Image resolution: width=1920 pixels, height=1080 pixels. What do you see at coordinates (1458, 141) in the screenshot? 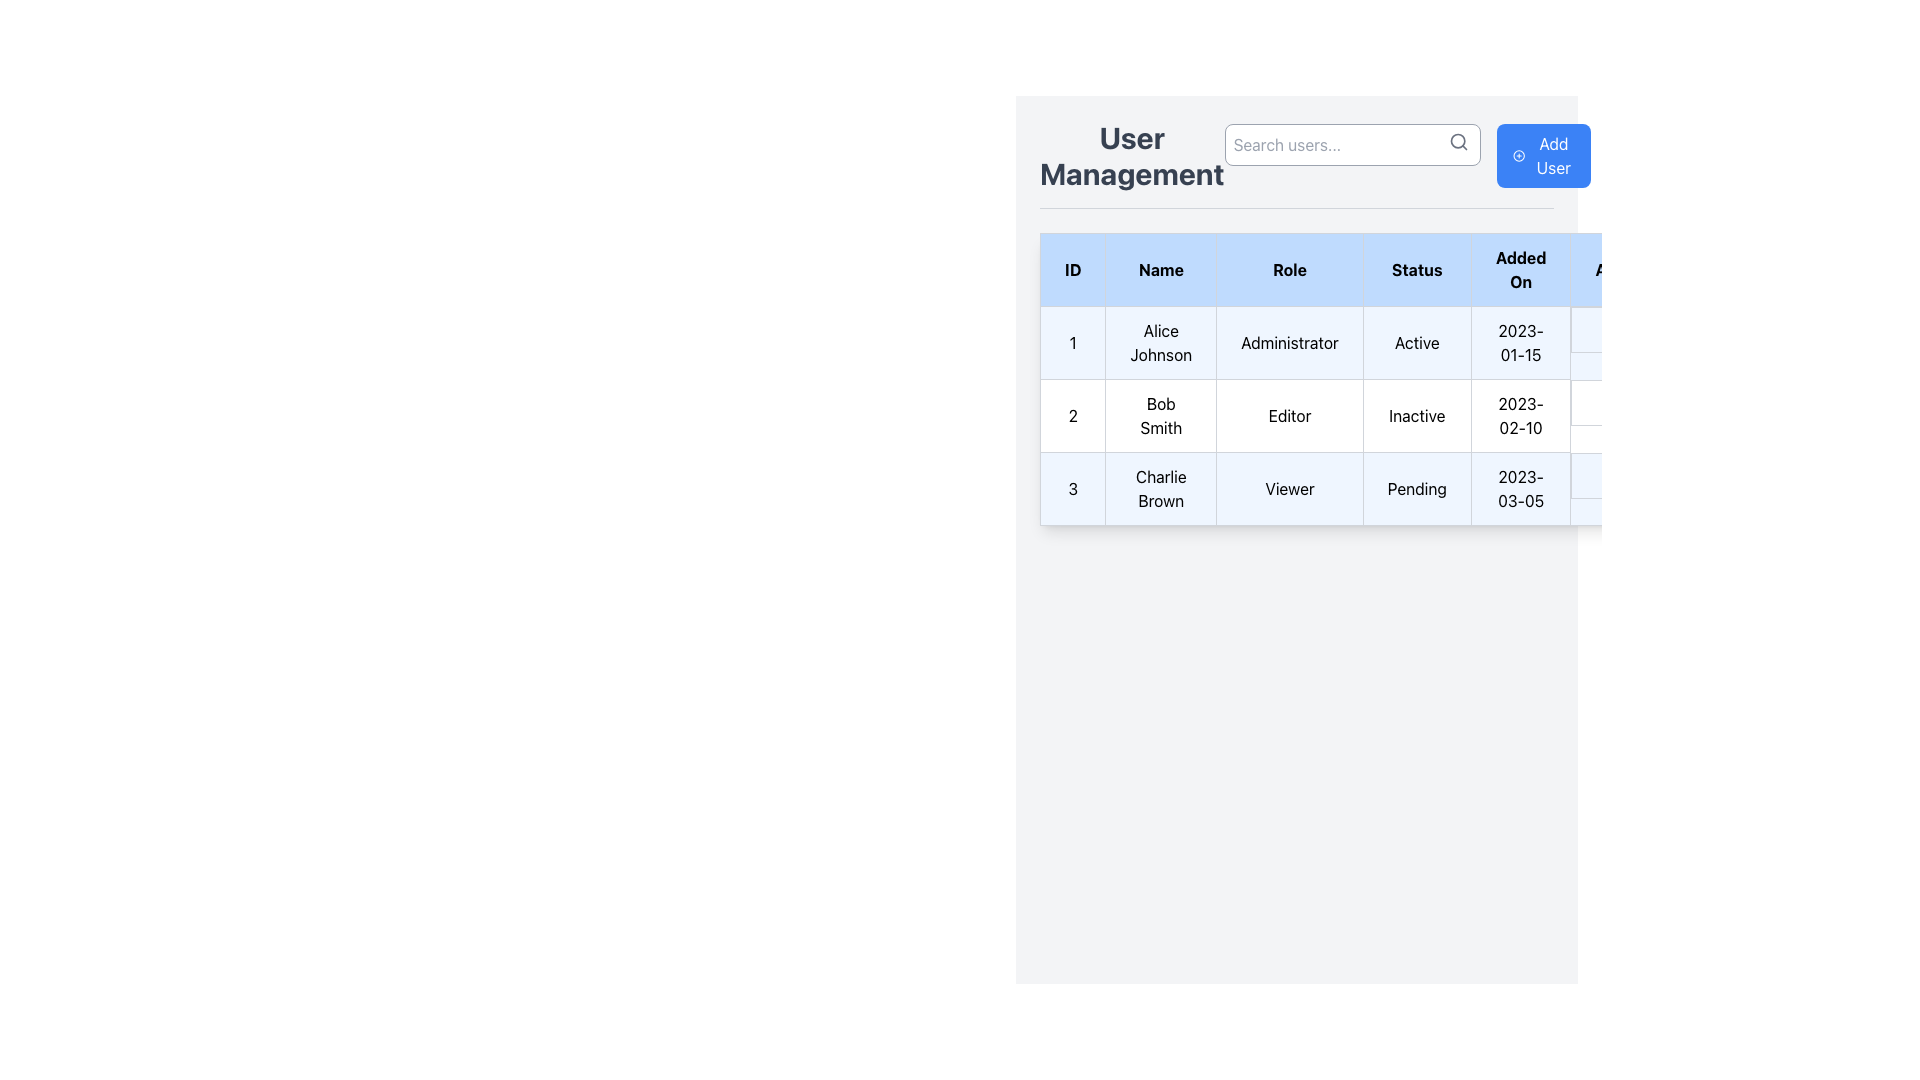
I see `the search icon located to the right of the 'Search users...' input box` at bounding box center [1458, 141].